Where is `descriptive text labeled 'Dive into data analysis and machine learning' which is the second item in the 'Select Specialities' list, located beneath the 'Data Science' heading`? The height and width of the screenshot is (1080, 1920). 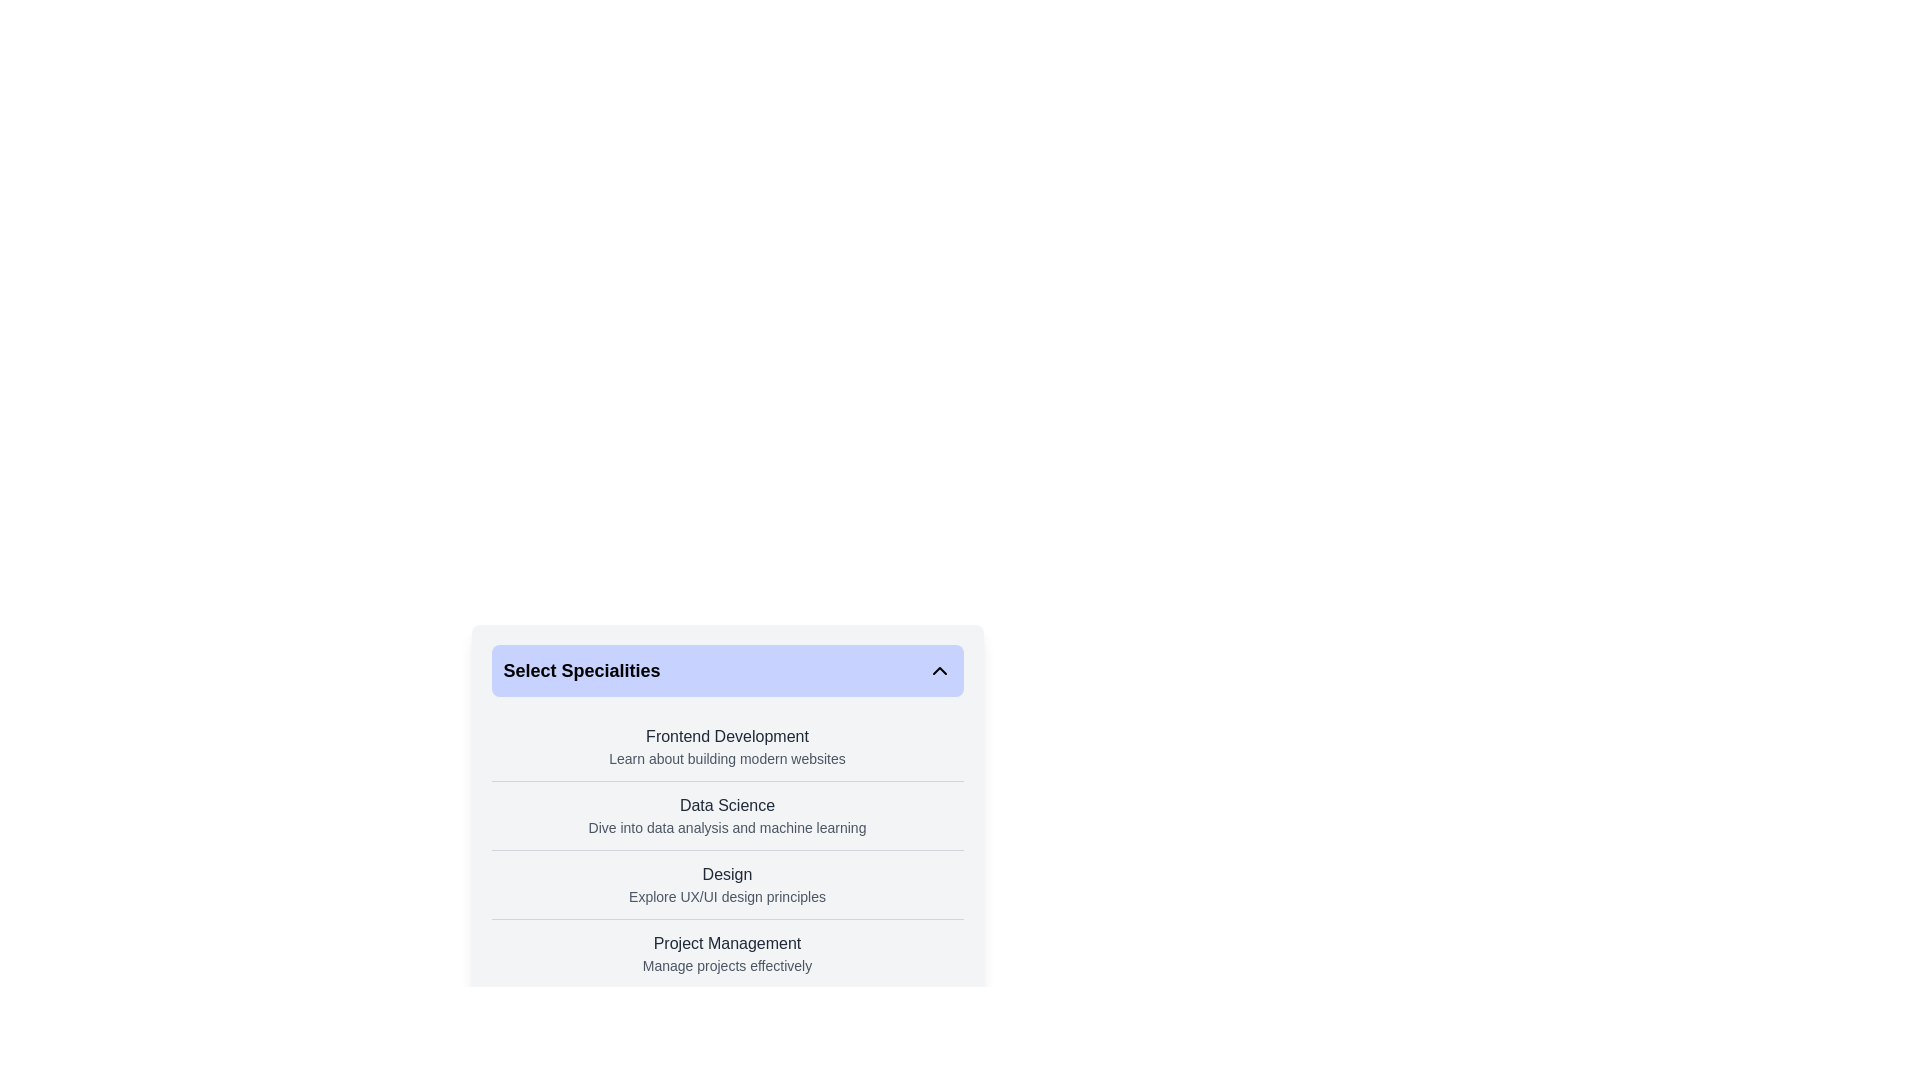
descriptive text labeled 'Dive into data analysis and machine learning' which is the second item in the 'Select Specialities' list, located beneath the 'Data Science' heading is located at coordinates (726, 828).